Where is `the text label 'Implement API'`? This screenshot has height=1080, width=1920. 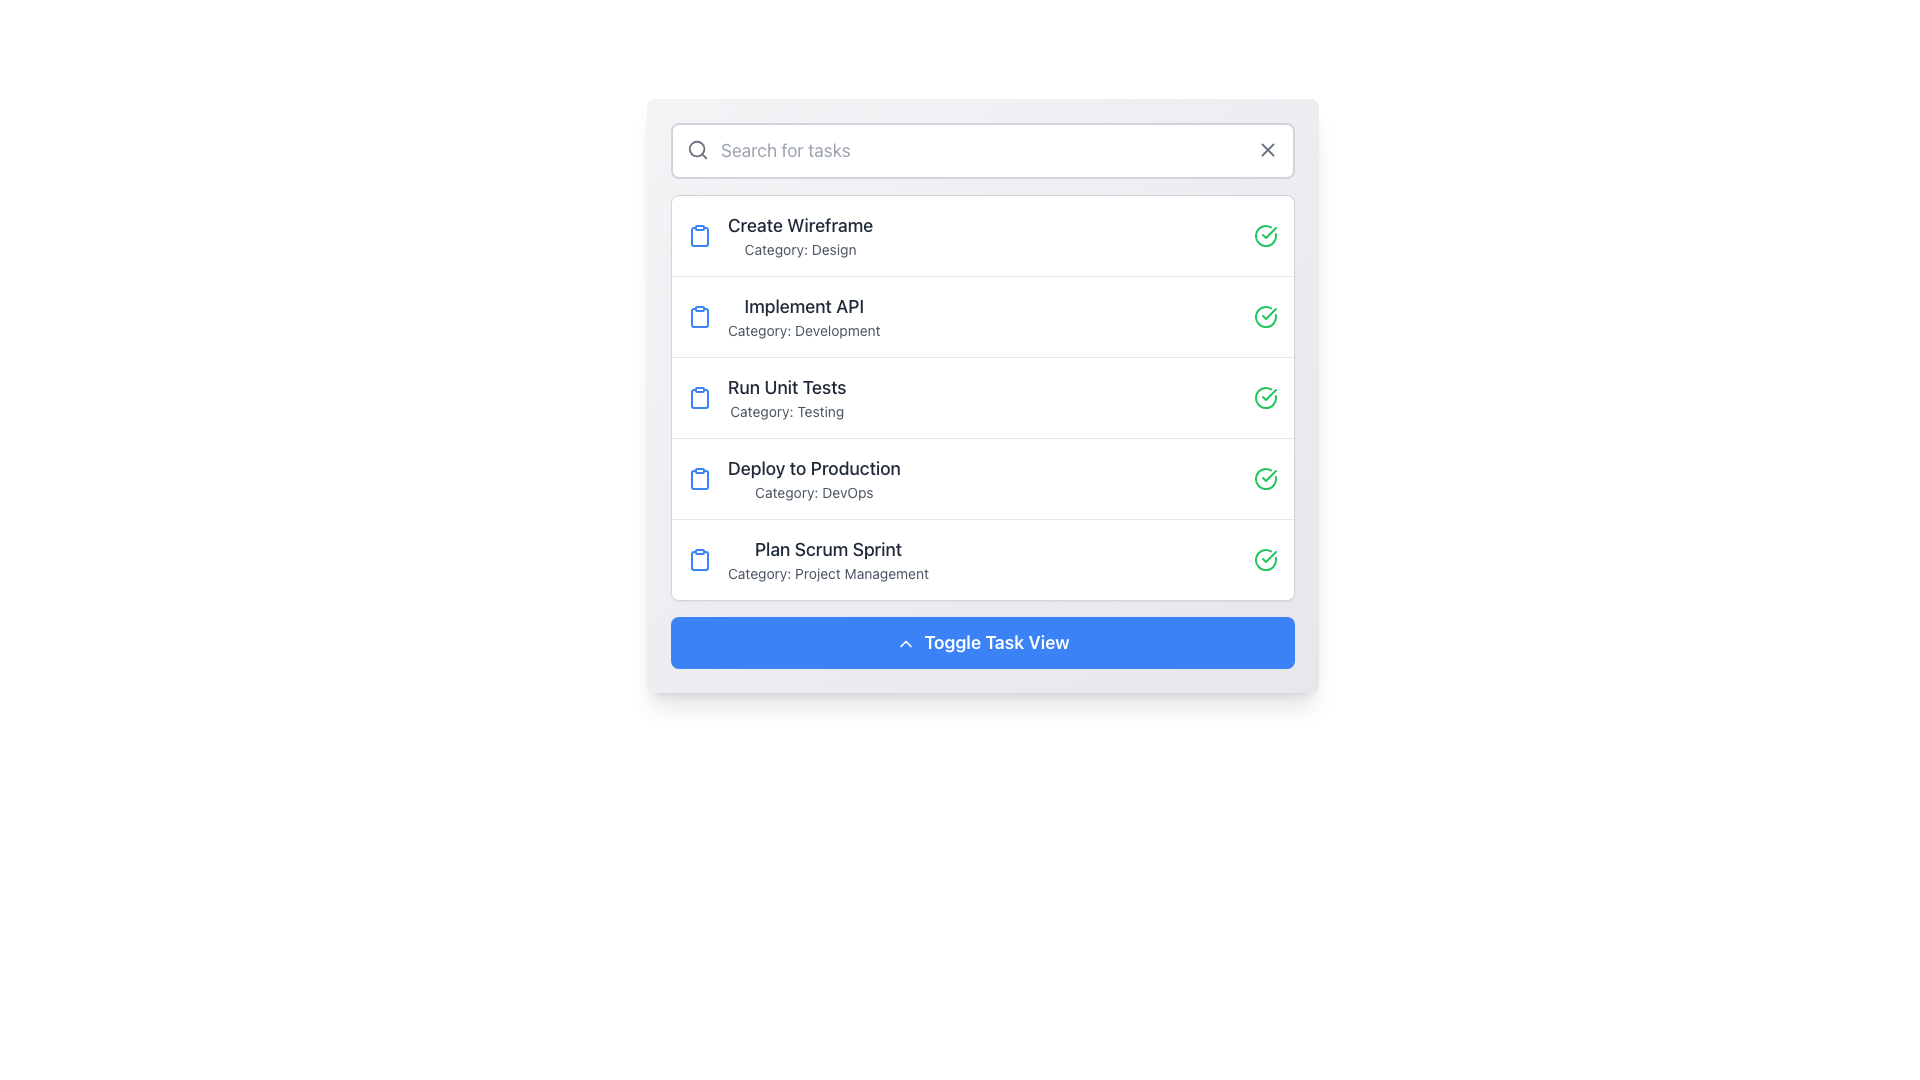 the text label 'Implement API' is located at coordinates (804, 307).